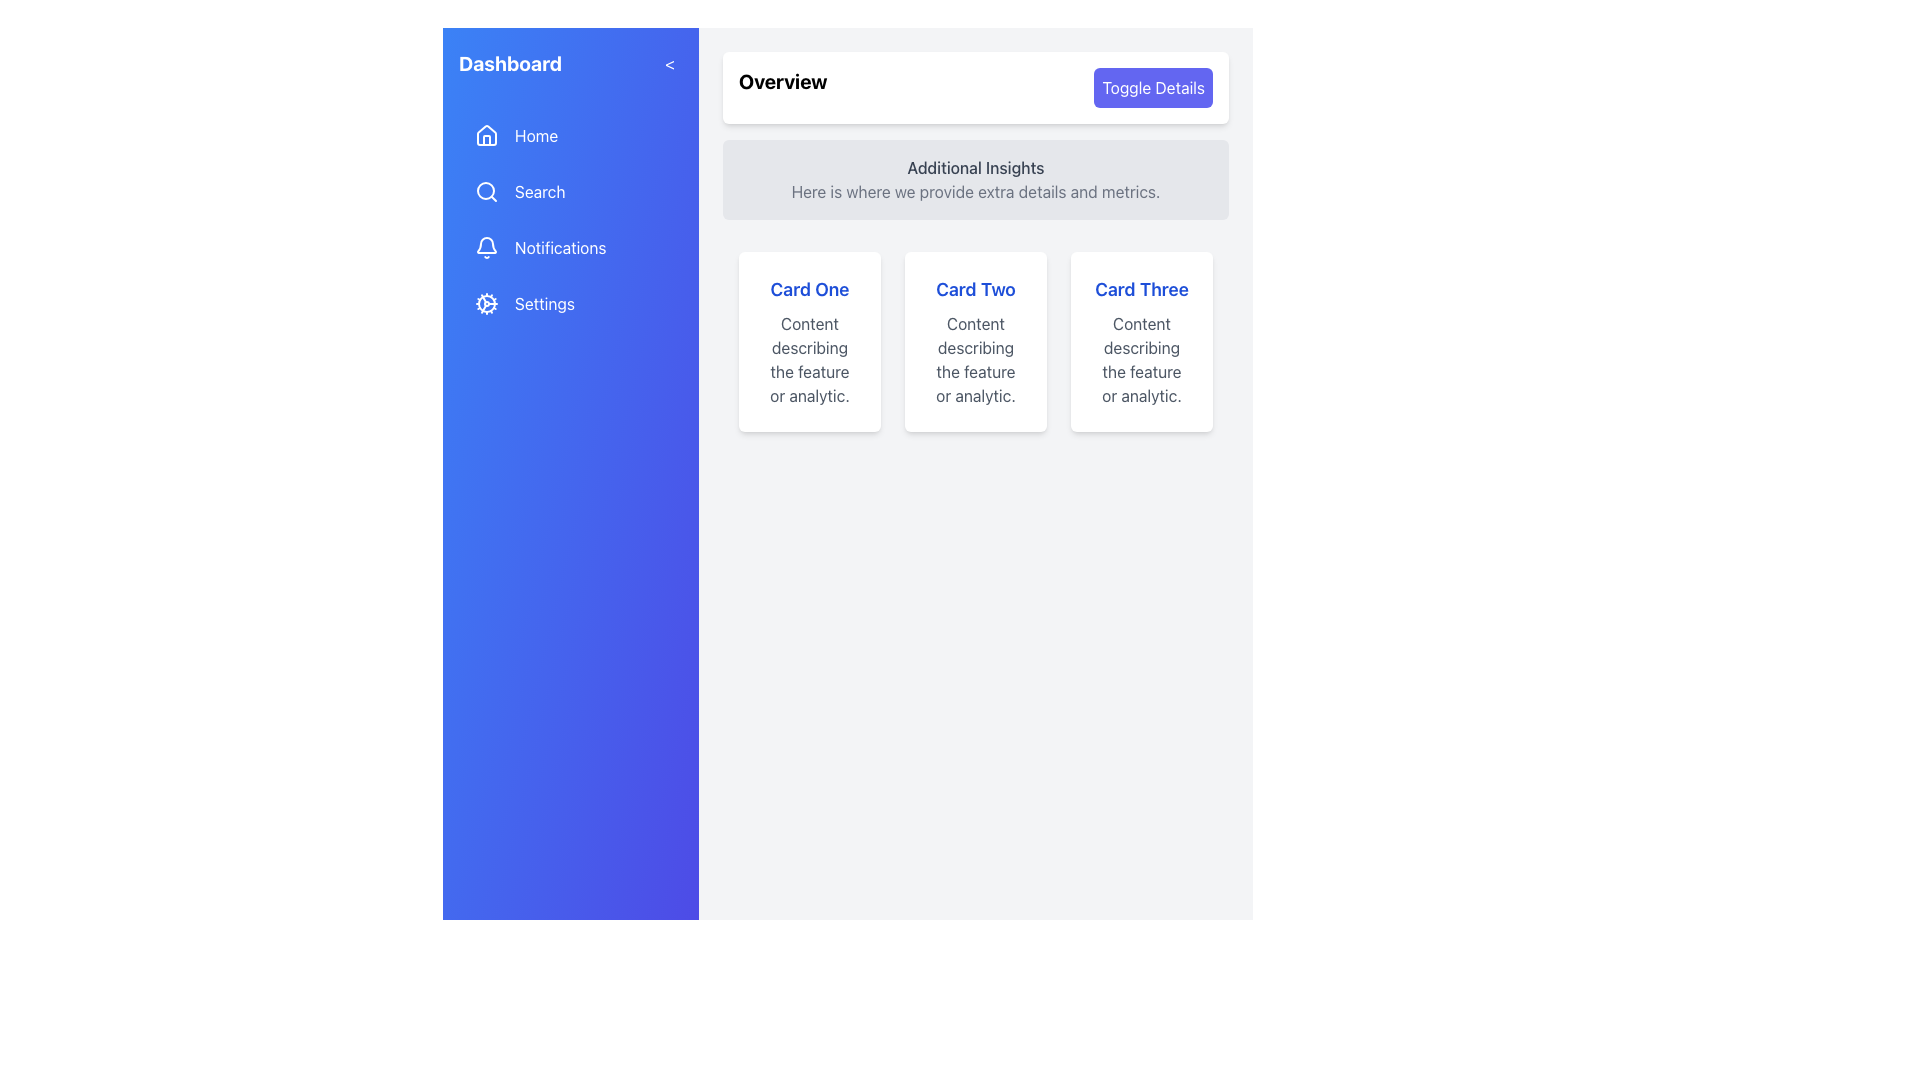 This screenshot has width=1920, height=1080. What do you see at coordinates (975, 289) in the screenshot?
I see `the text label 'Card Two' which is styled with a bold font and blue color, located at the top of the second card in a row of three cards, for accessibility features` at bounding box center [975, 289].